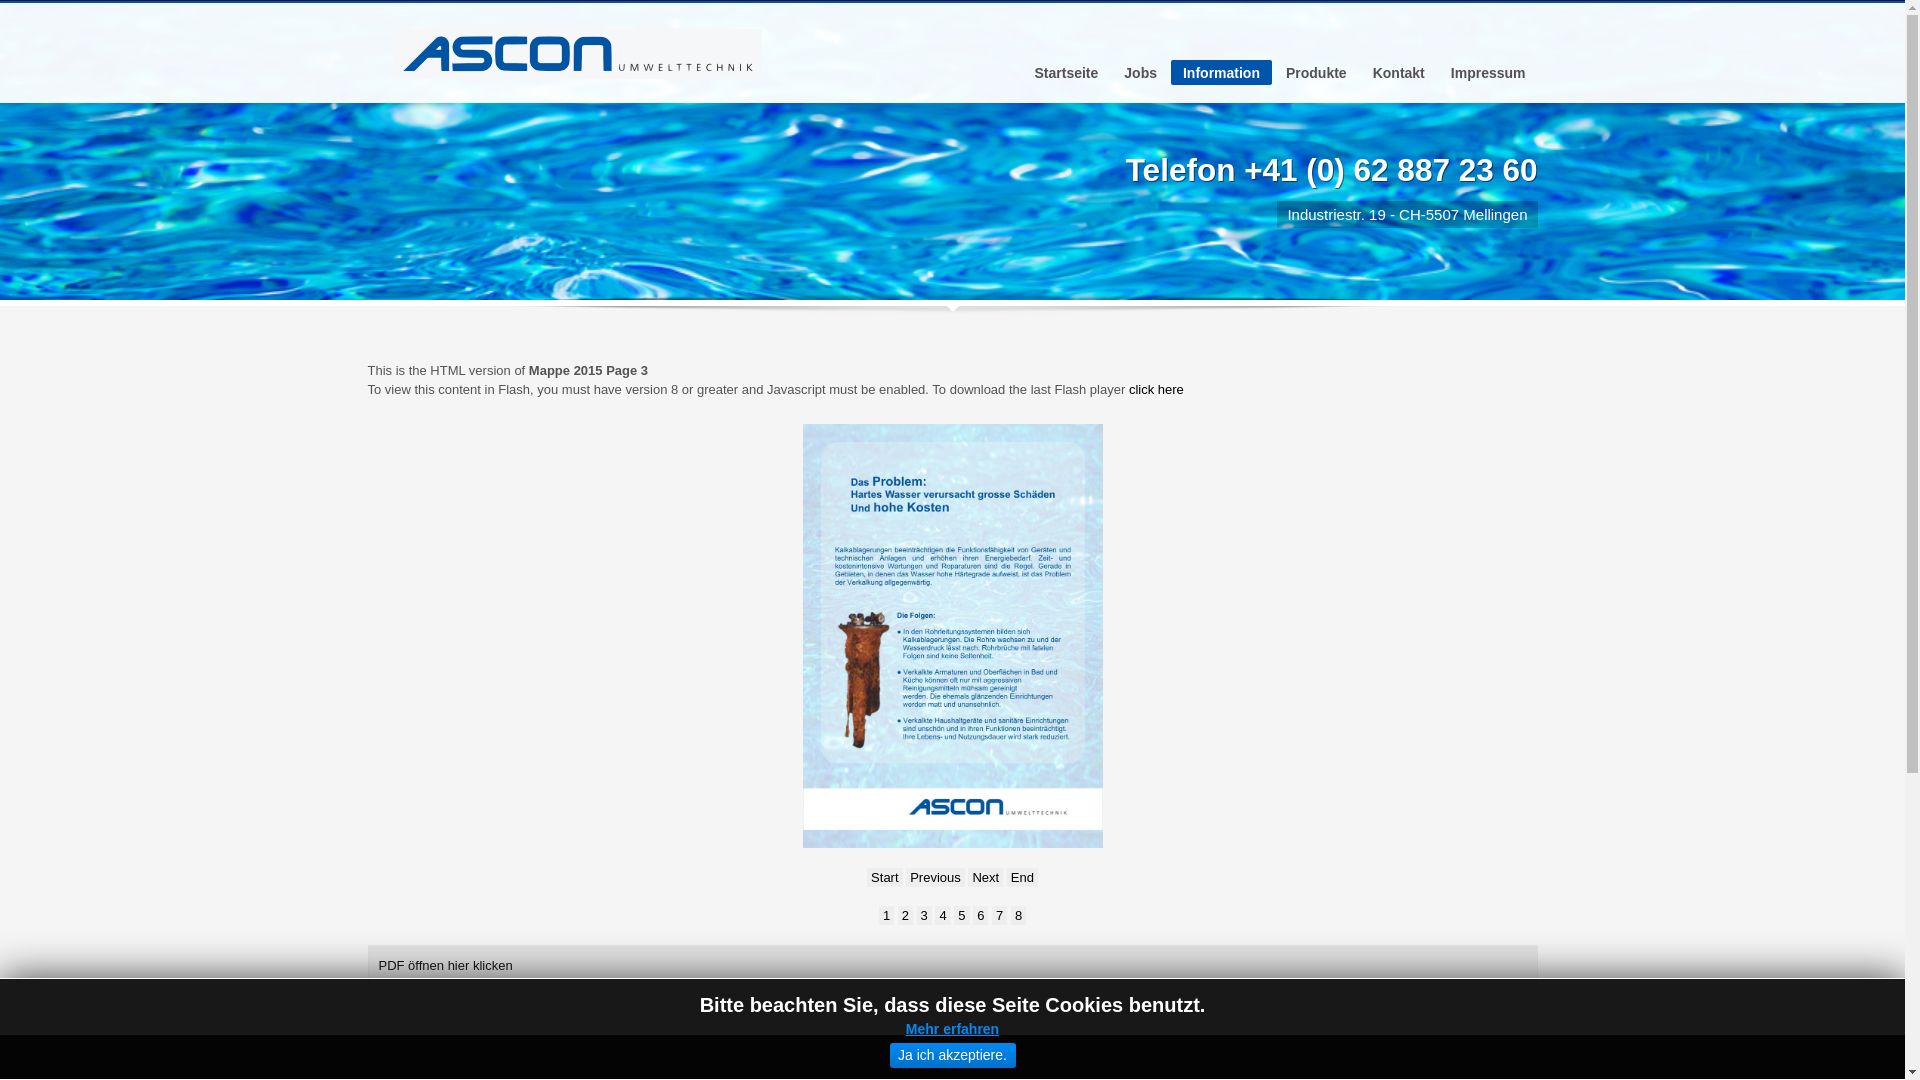  What do you see at coordinates (1022, 876) in the screenshot?
I see `'End'` at bounding box center [1022, 876].